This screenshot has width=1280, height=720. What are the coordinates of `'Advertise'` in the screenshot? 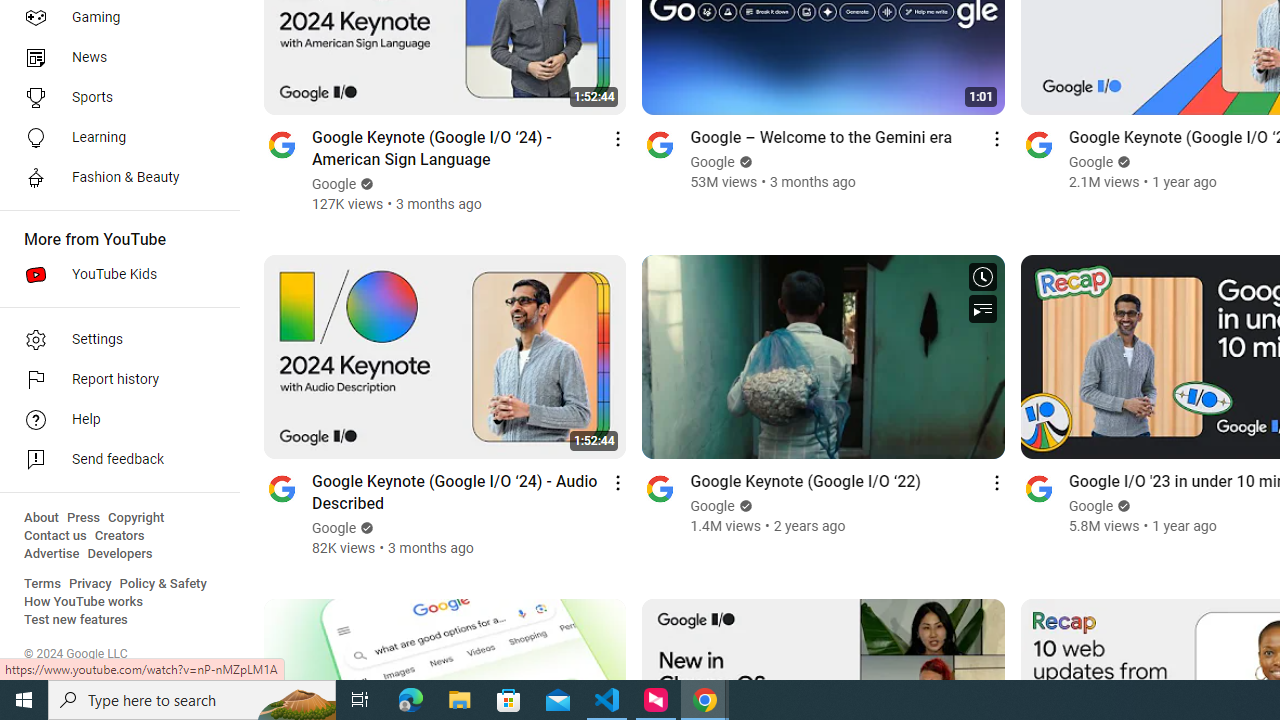 It's located at (51, 554).